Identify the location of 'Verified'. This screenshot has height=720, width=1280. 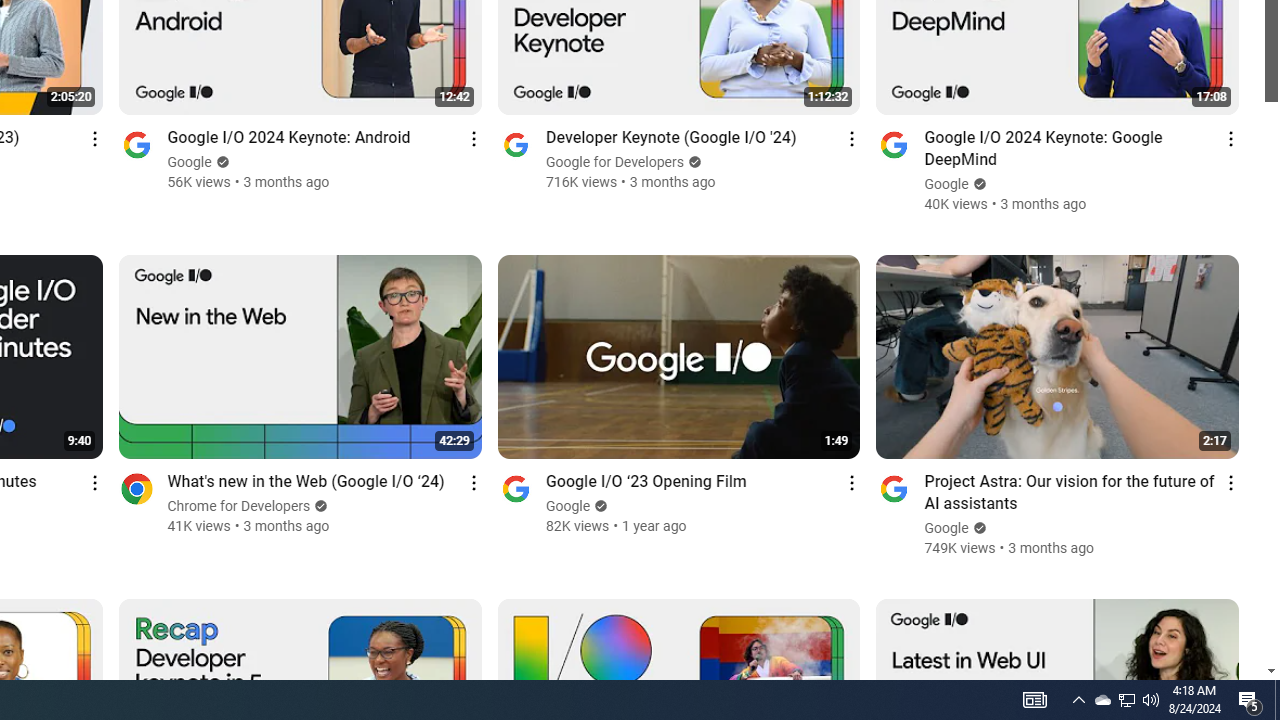
(977, 527).